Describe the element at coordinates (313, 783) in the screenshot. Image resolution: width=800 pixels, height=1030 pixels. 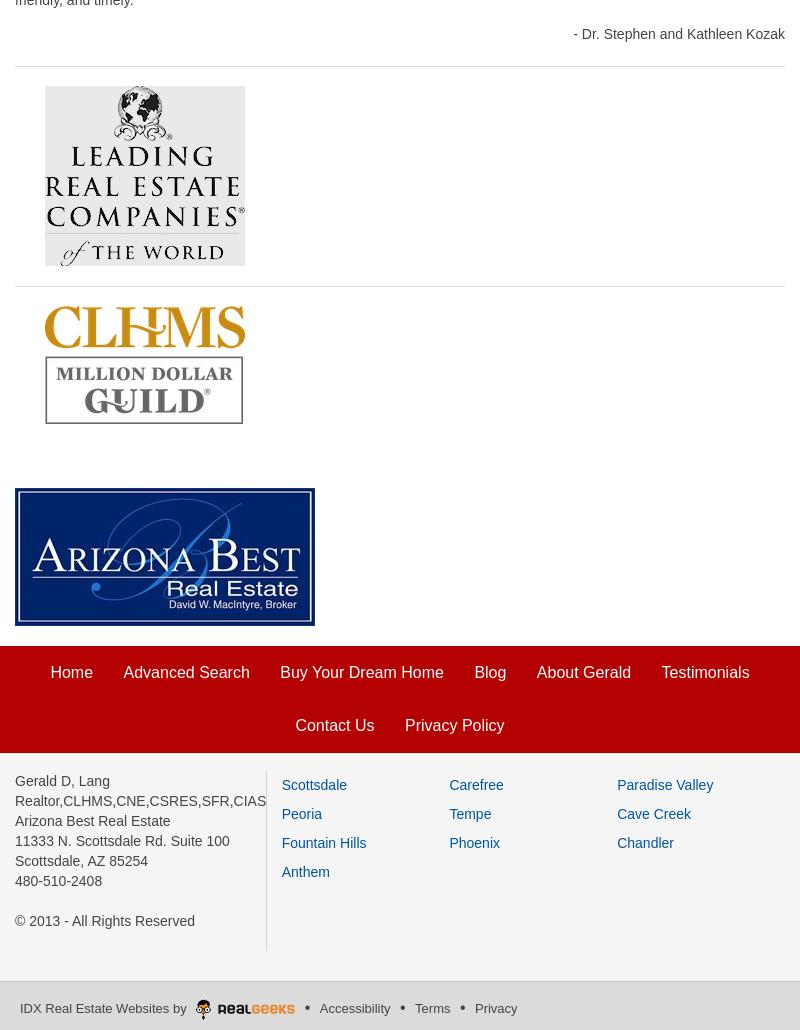
I see `'Scottsdale'` at that location.